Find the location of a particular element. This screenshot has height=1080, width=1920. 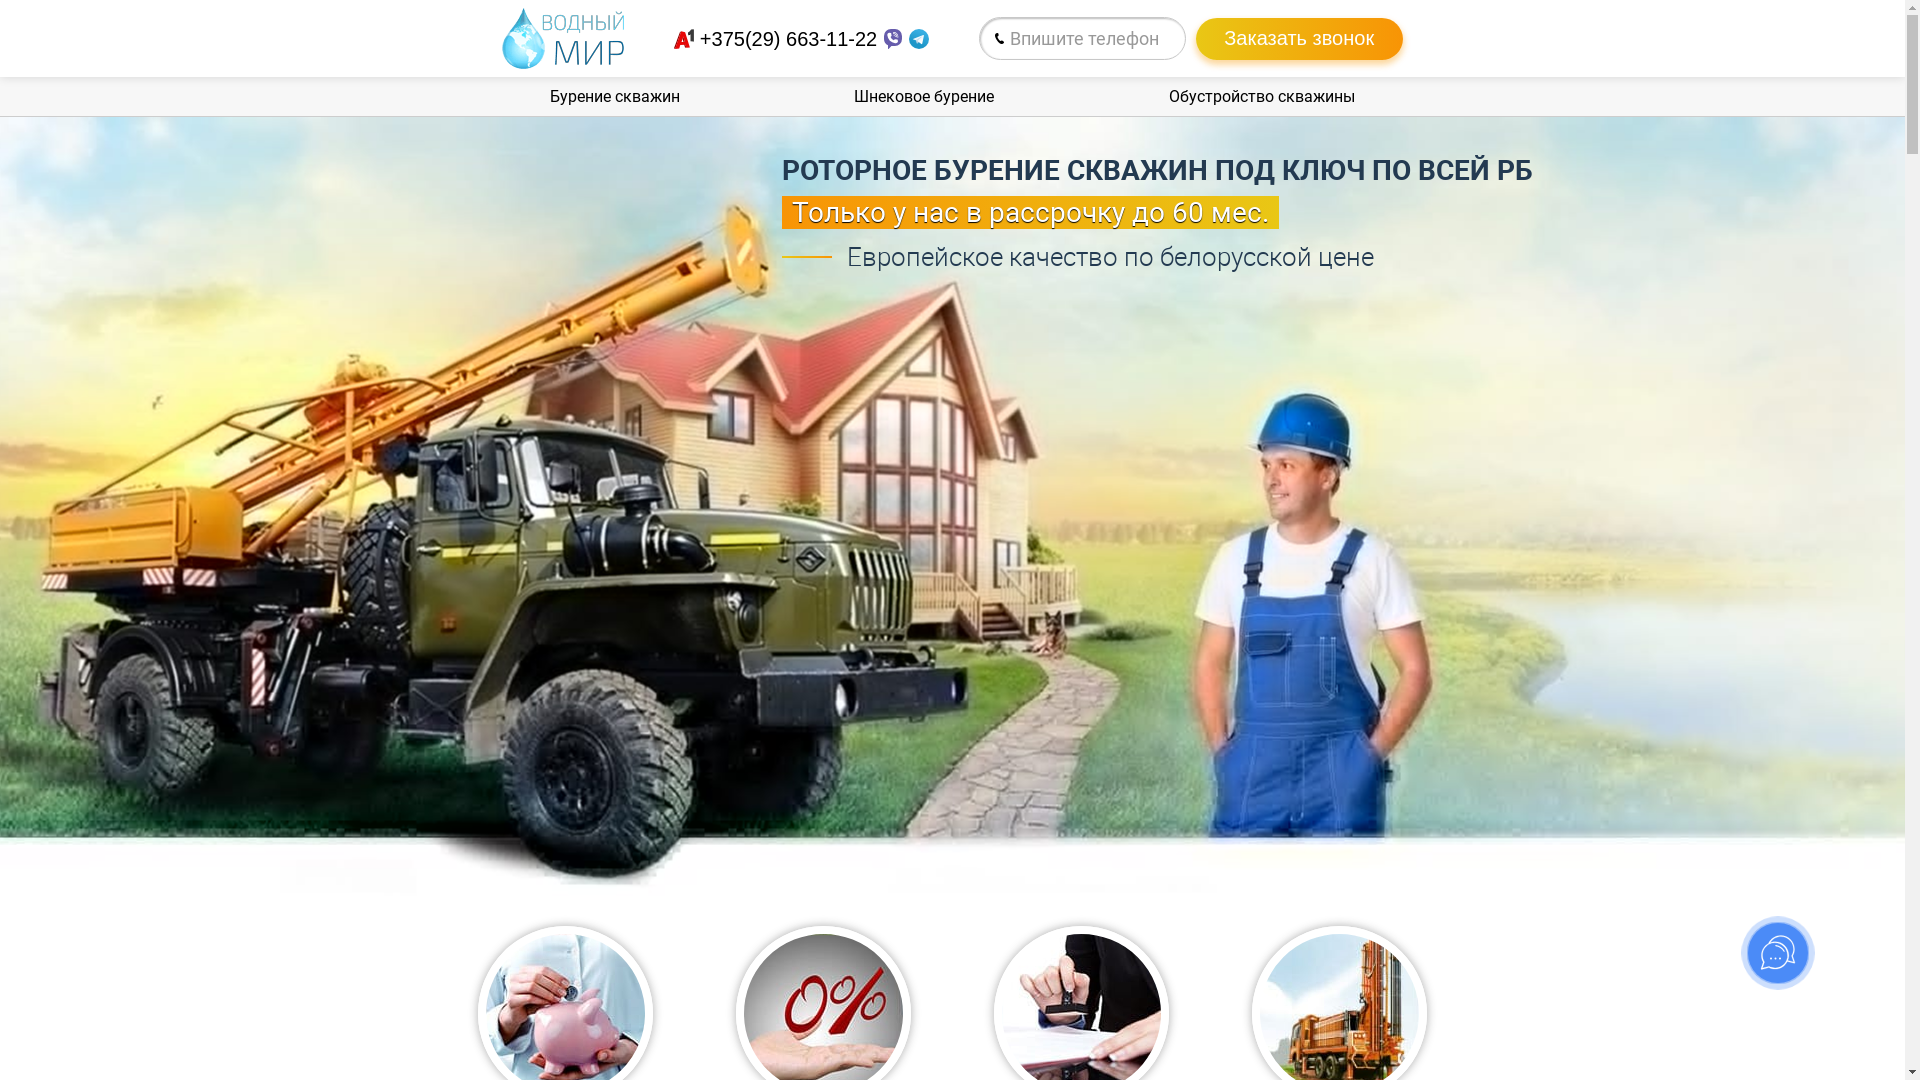

'+375(29) 663-11-22' is located at coordinates (700, 38).